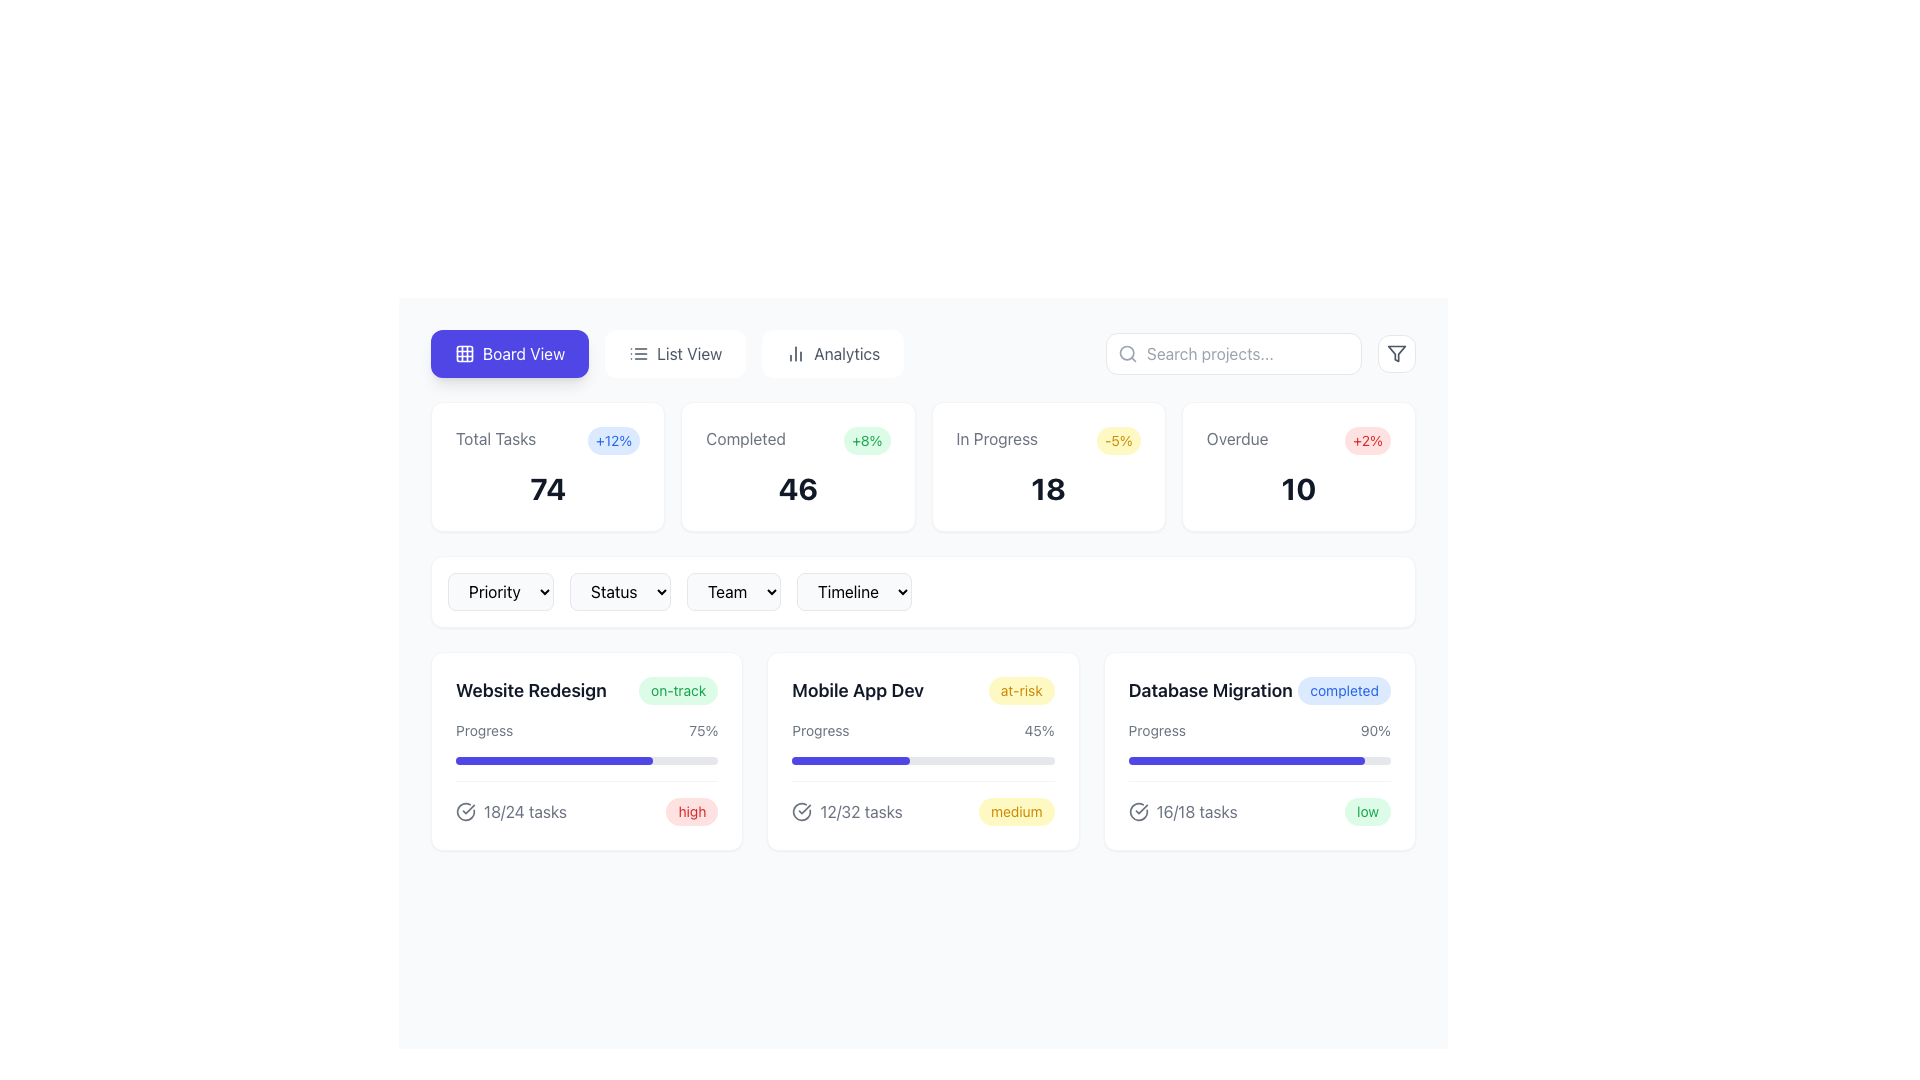 The image size is (1920, 1080). What do you see at coordinates (675, 353) in the screenshot?
I see `the 'List View' button, which is a rectangular button with a white background and gray text, featuring an icon of horizontal lines to its left` at bounding box center [675, 353].